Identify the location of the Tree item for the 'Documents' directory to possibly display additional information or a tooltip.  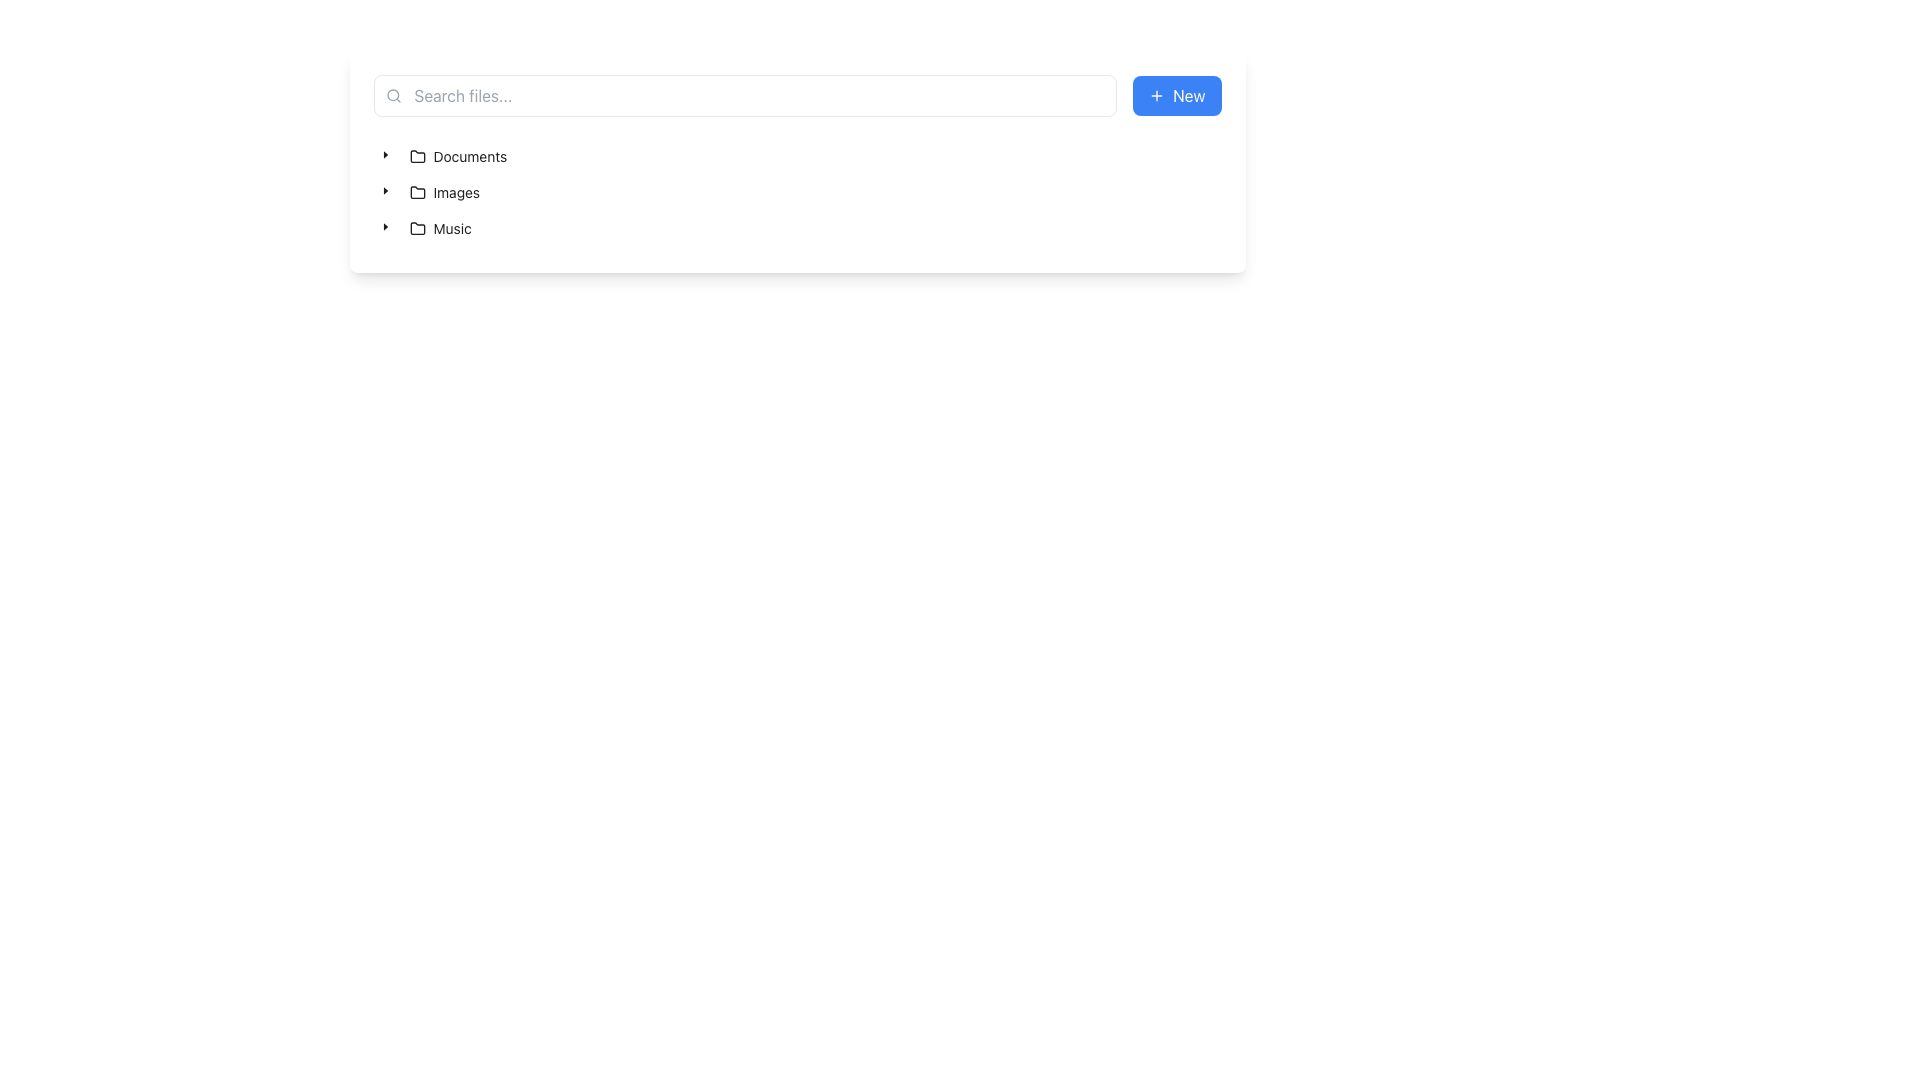
(457, 156).